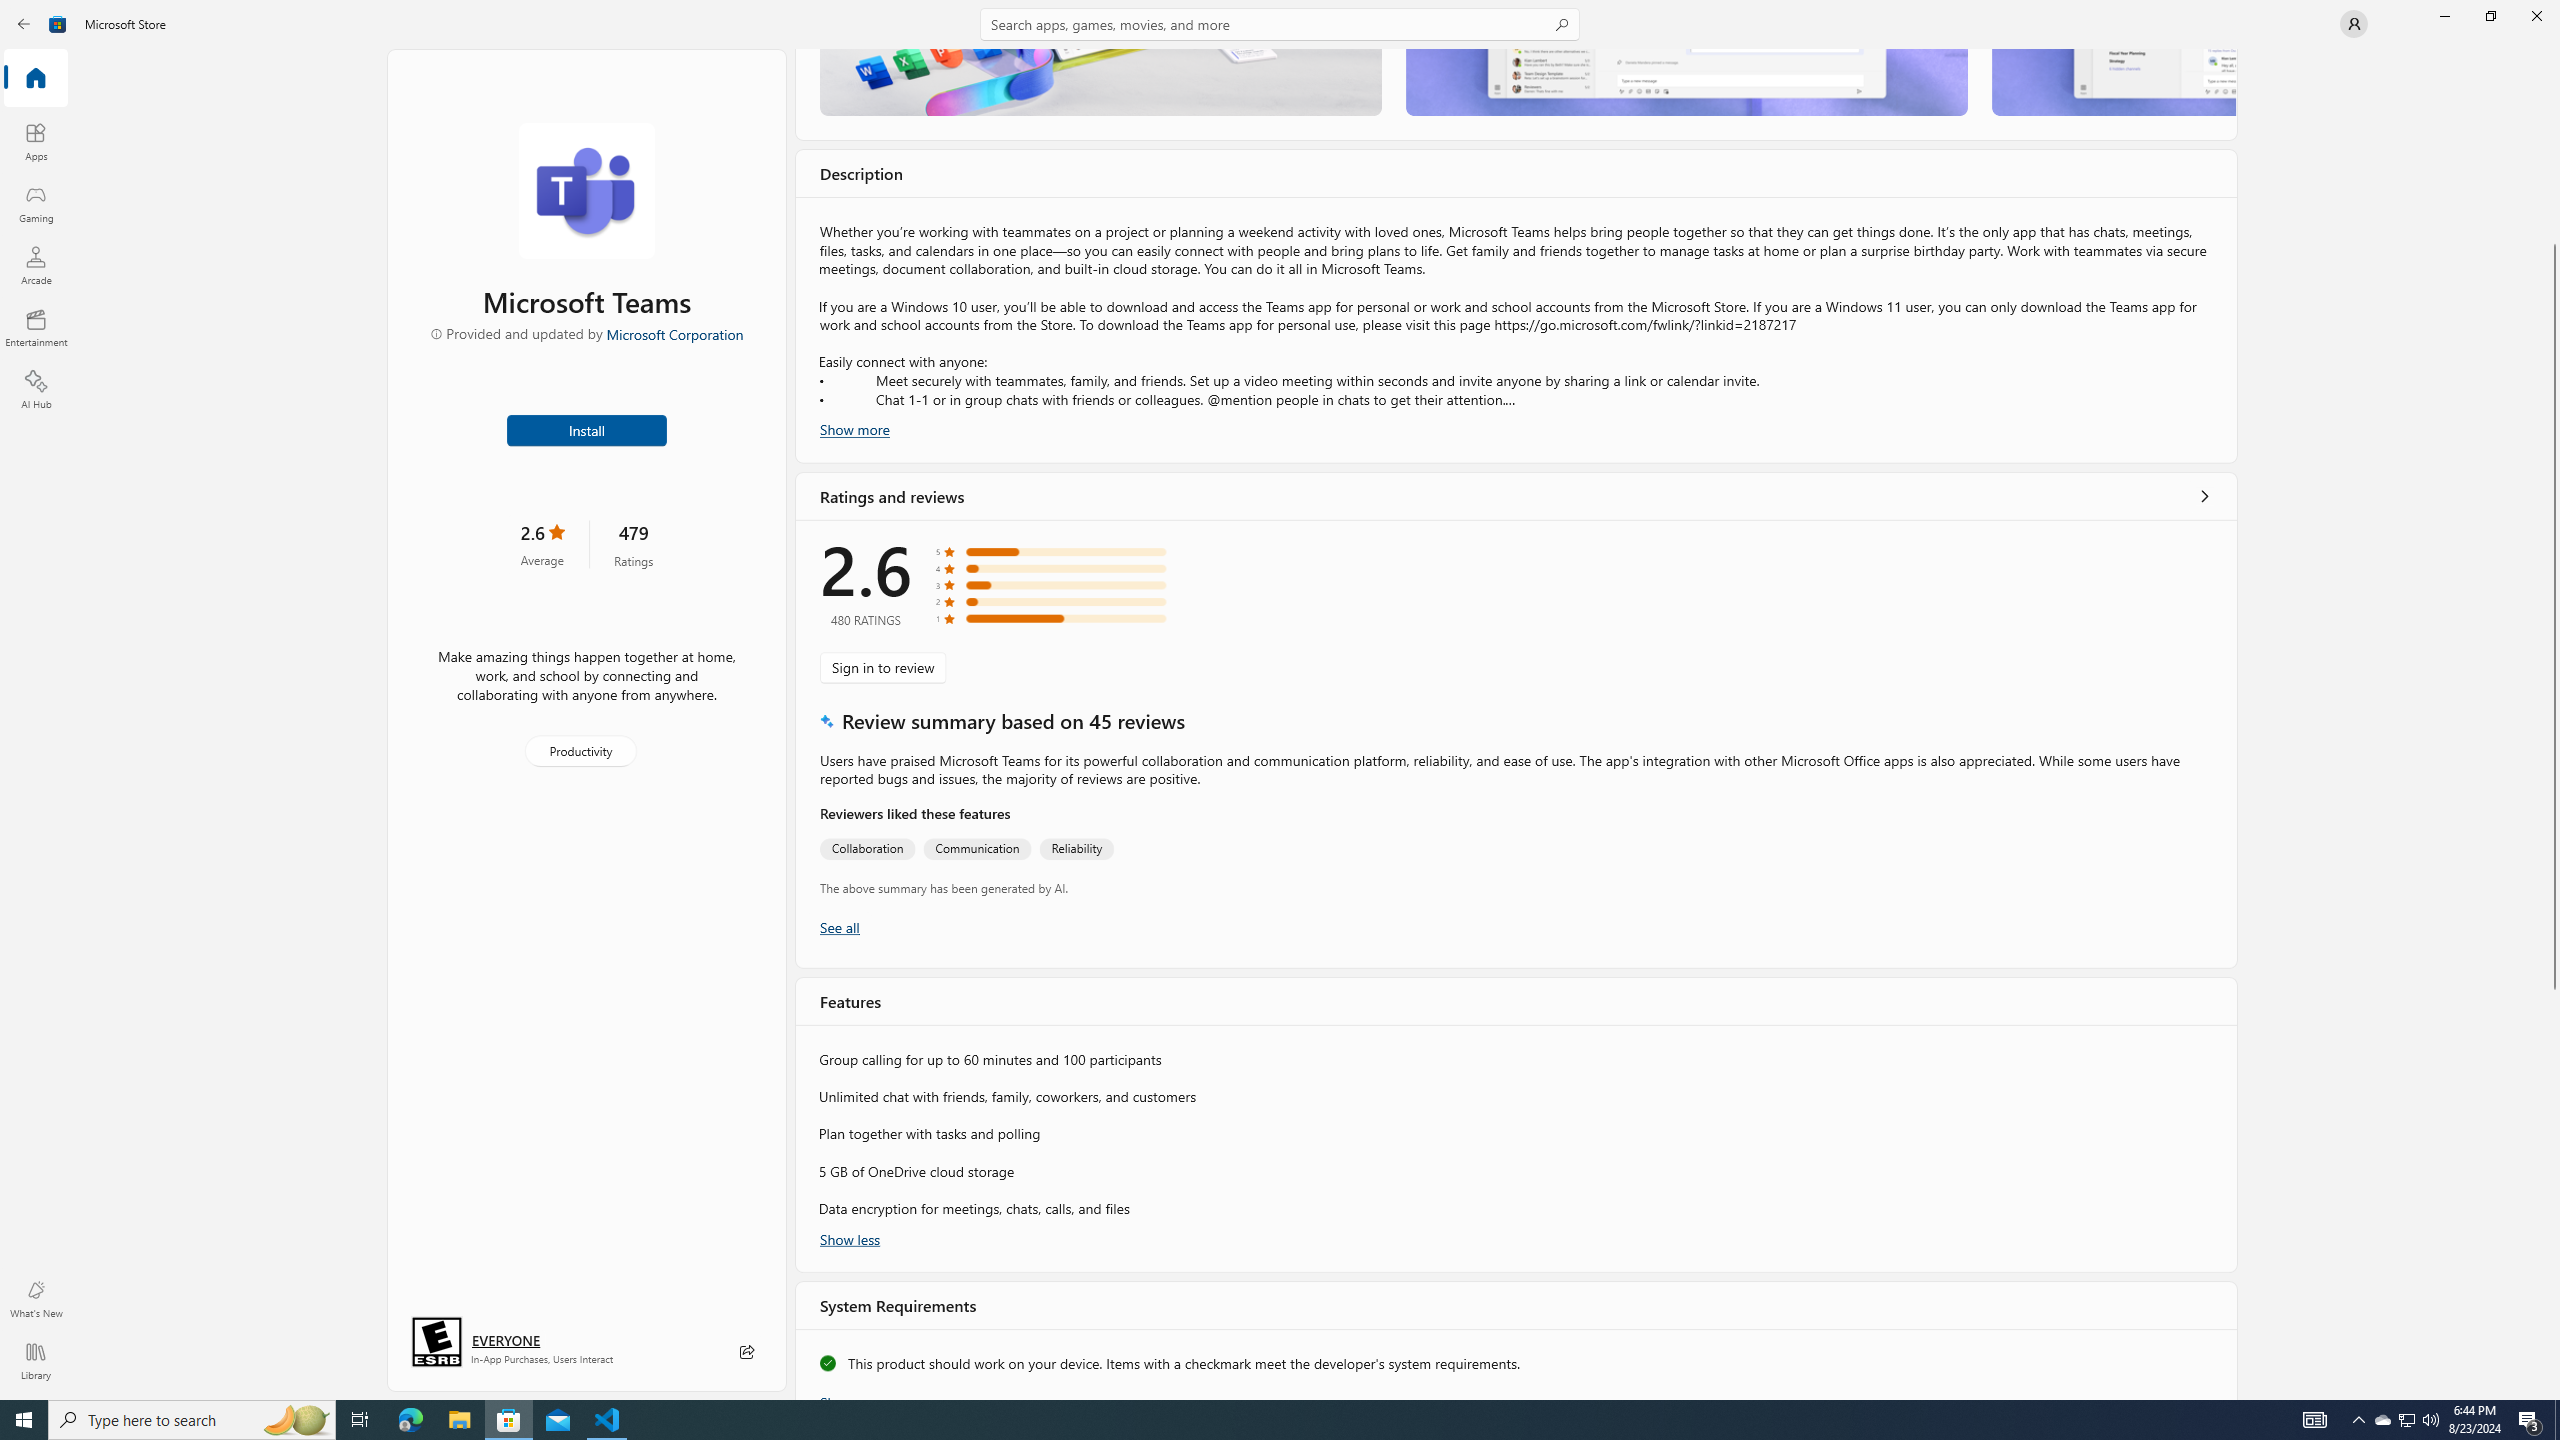 The width and height of the screenshot is (2560, 1440). I want to click on 'Arcade', so click(34, 264).